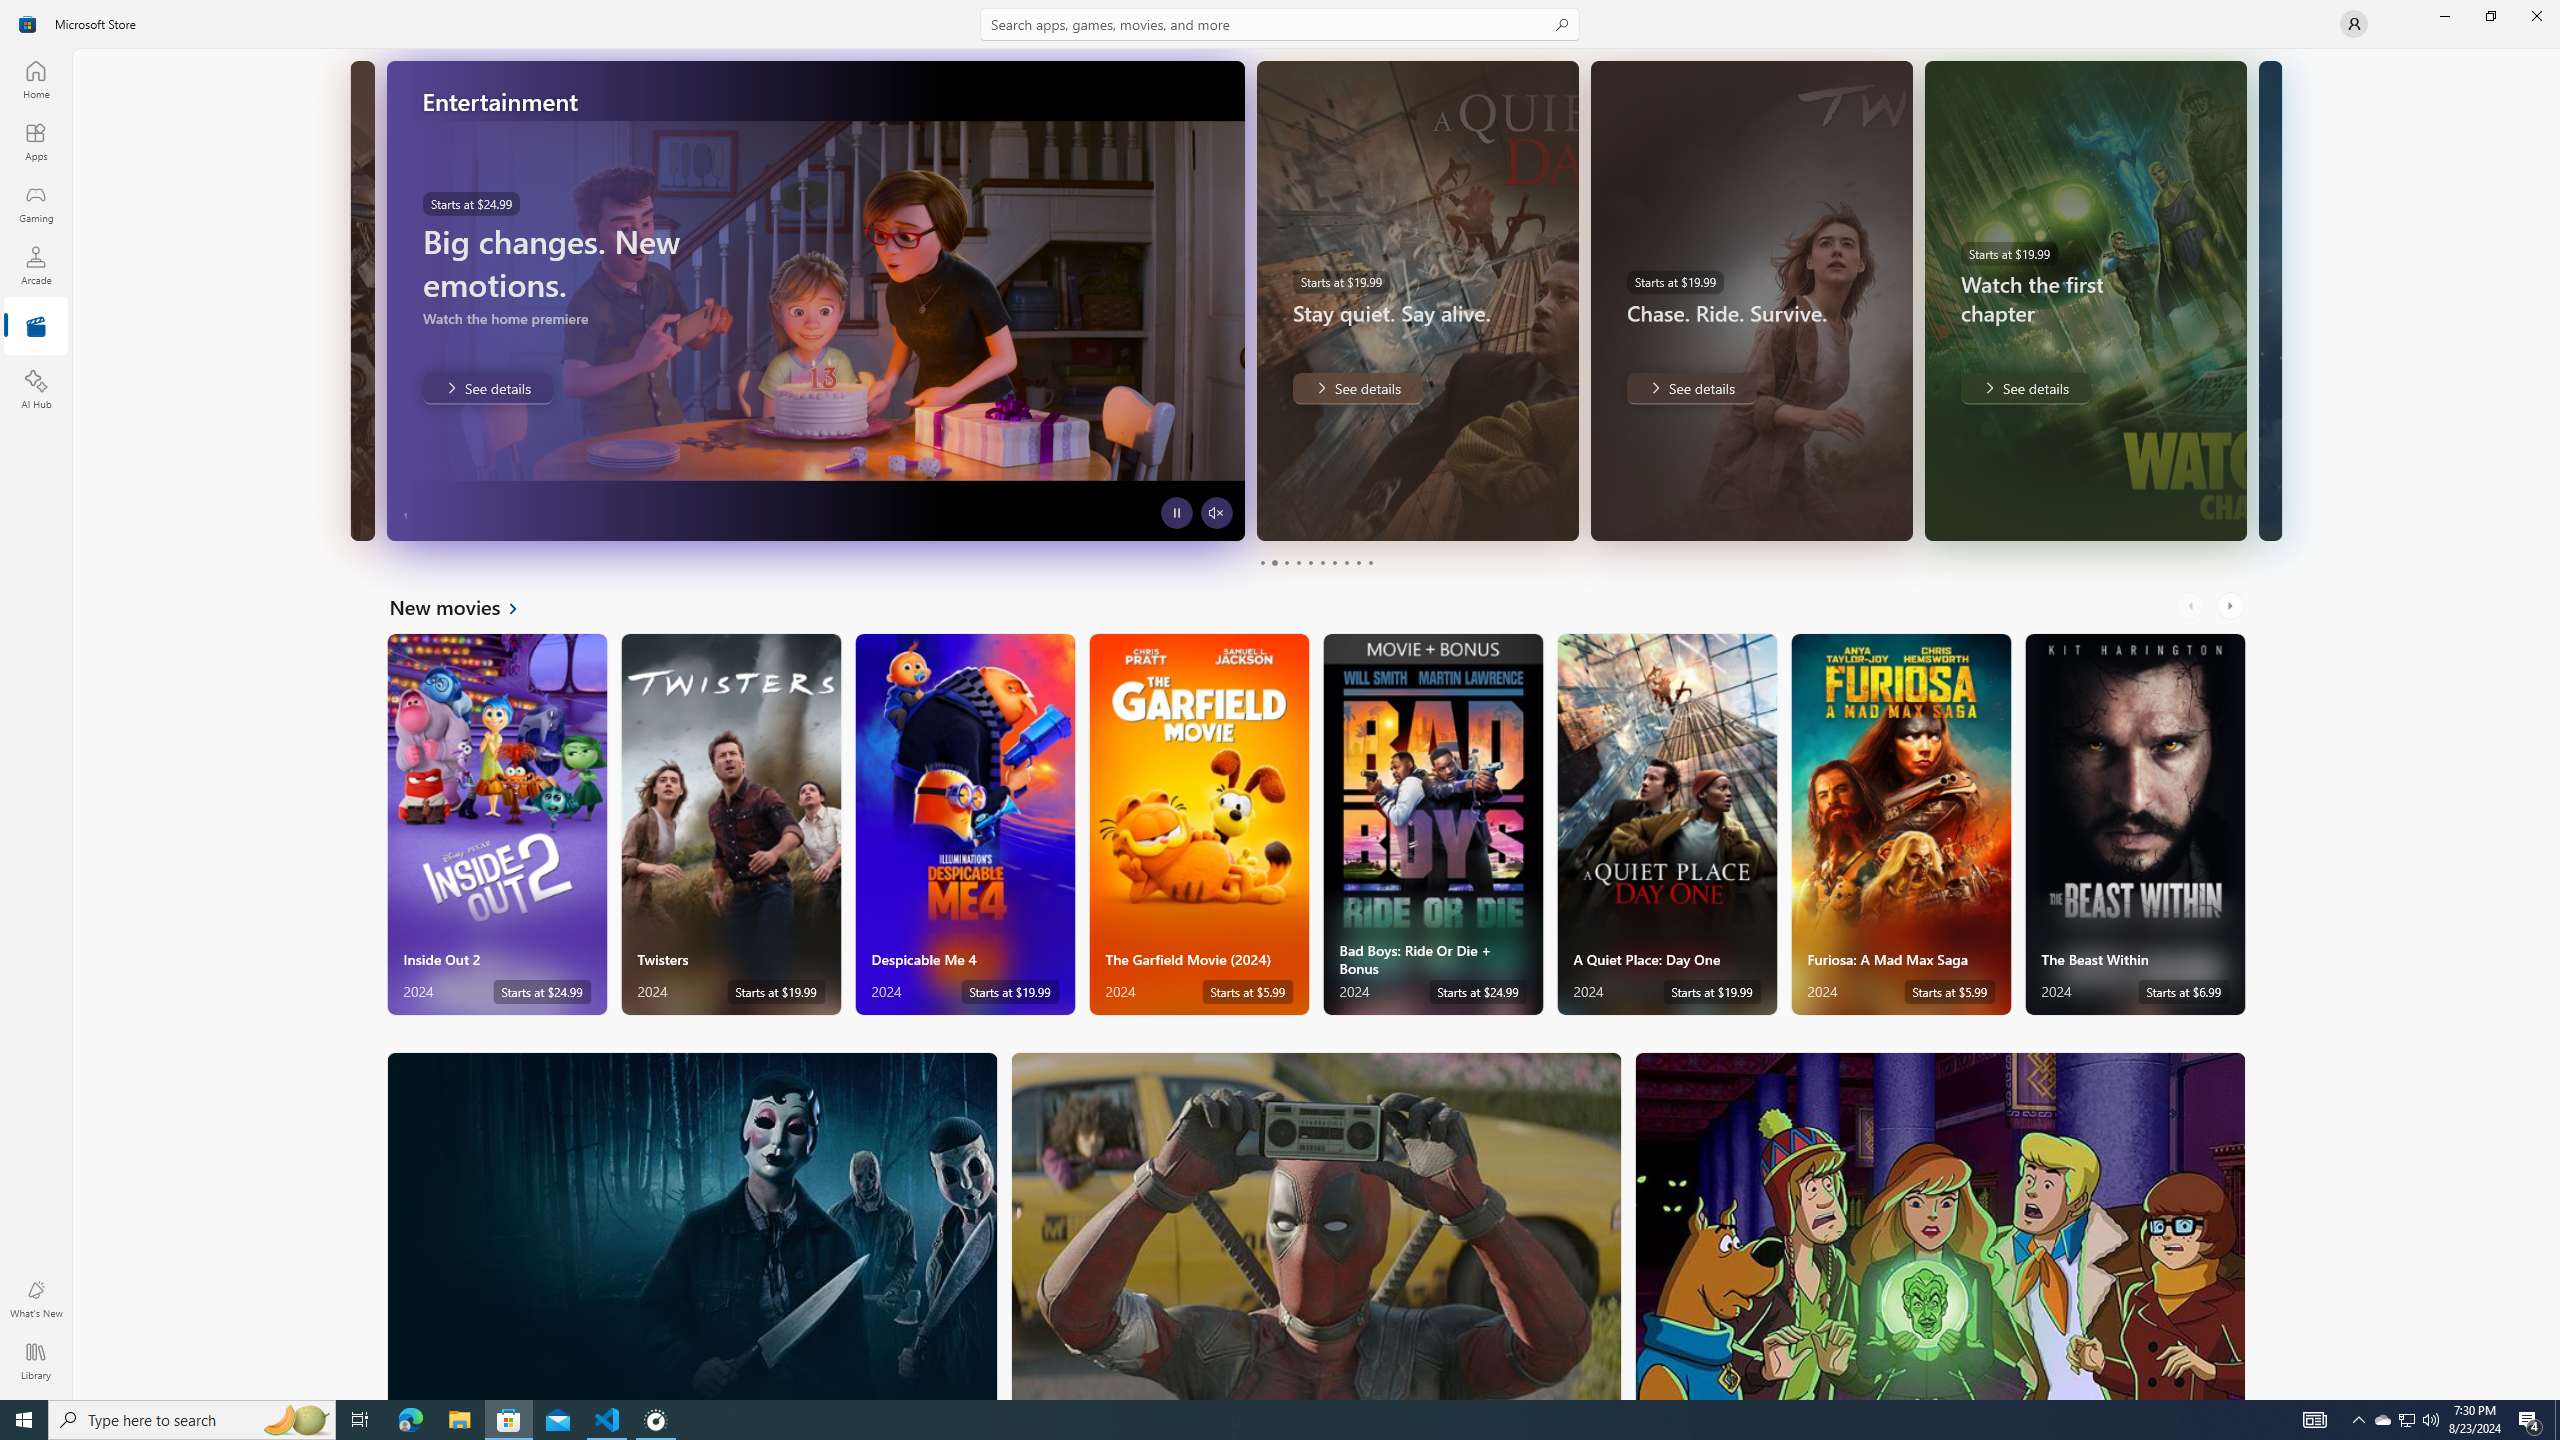 This screenshot has width=2560, height=1440. What do you see at coordinates (1345, 562) in the screenshot?
I see `'Page 8'` at bounding box center [1345, 562].